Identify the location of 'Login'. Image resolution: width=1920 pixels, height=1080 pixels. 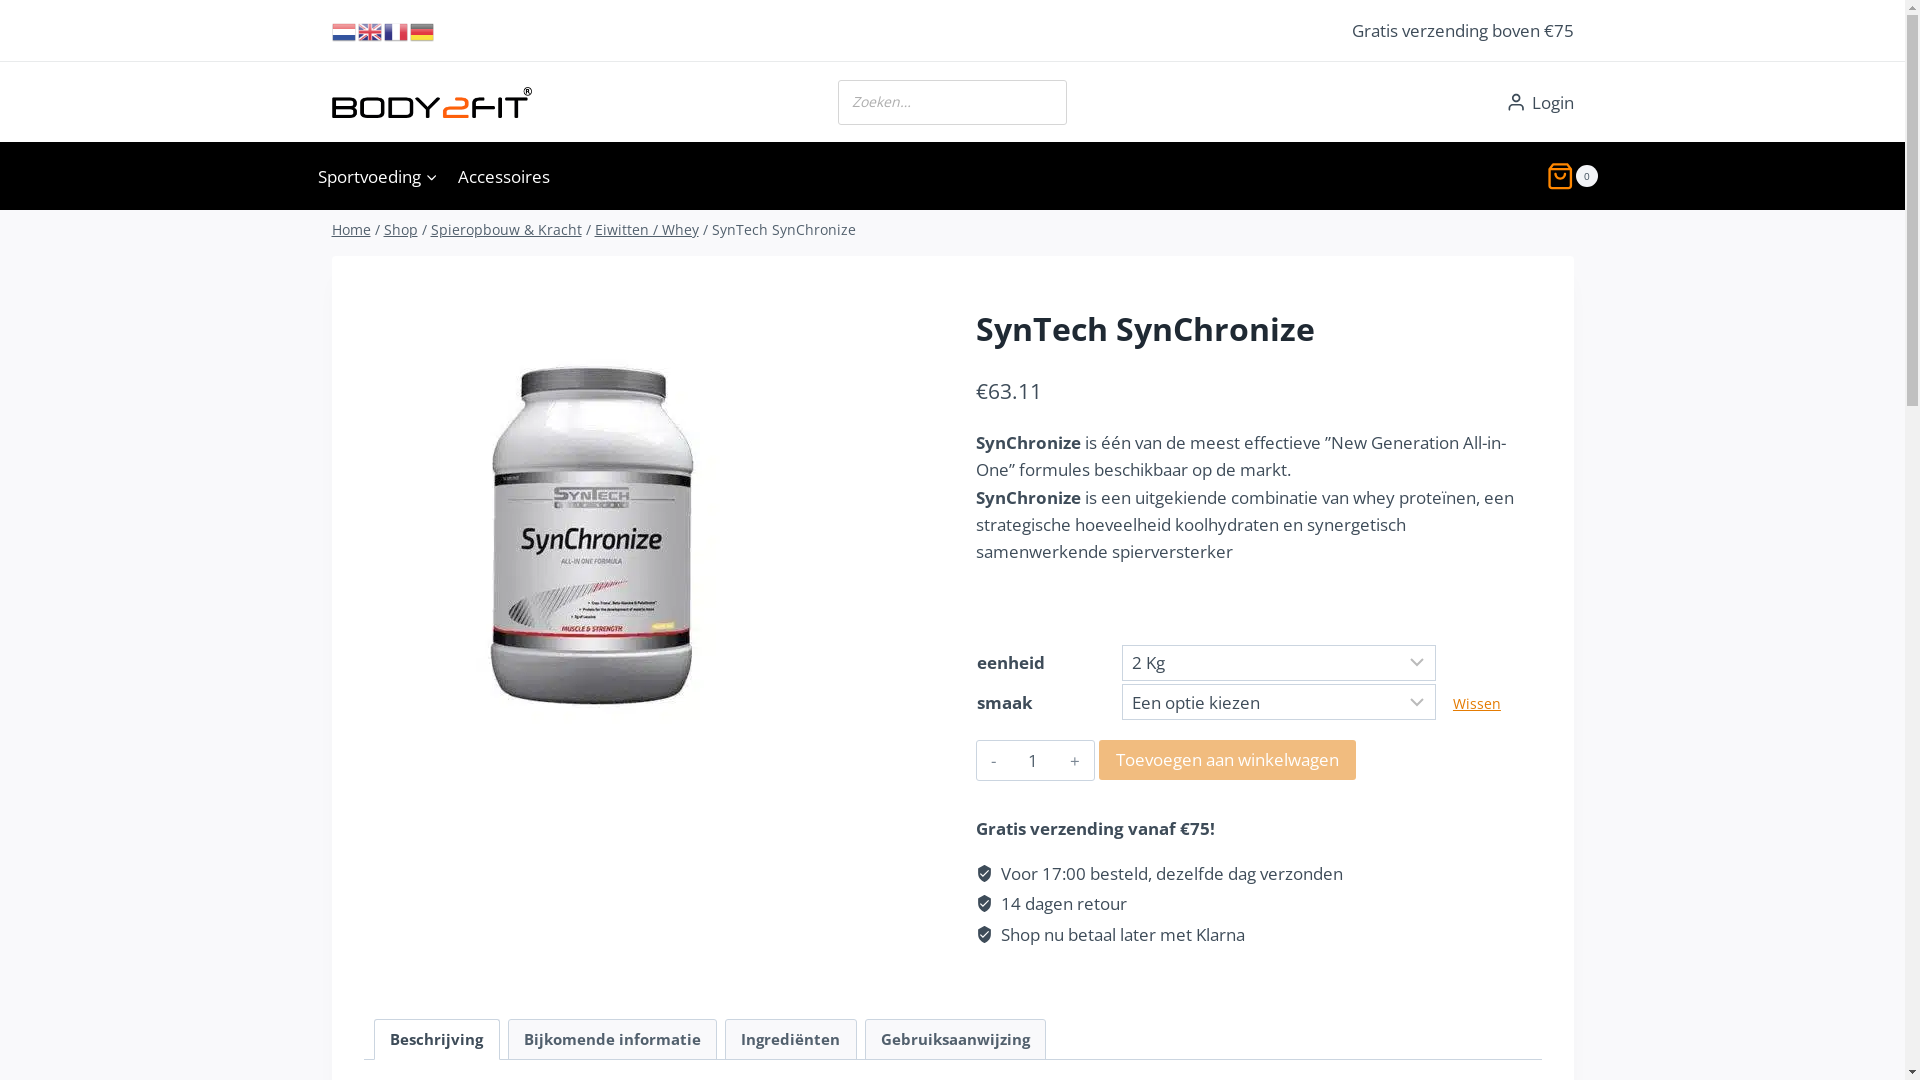
(1538, 103).